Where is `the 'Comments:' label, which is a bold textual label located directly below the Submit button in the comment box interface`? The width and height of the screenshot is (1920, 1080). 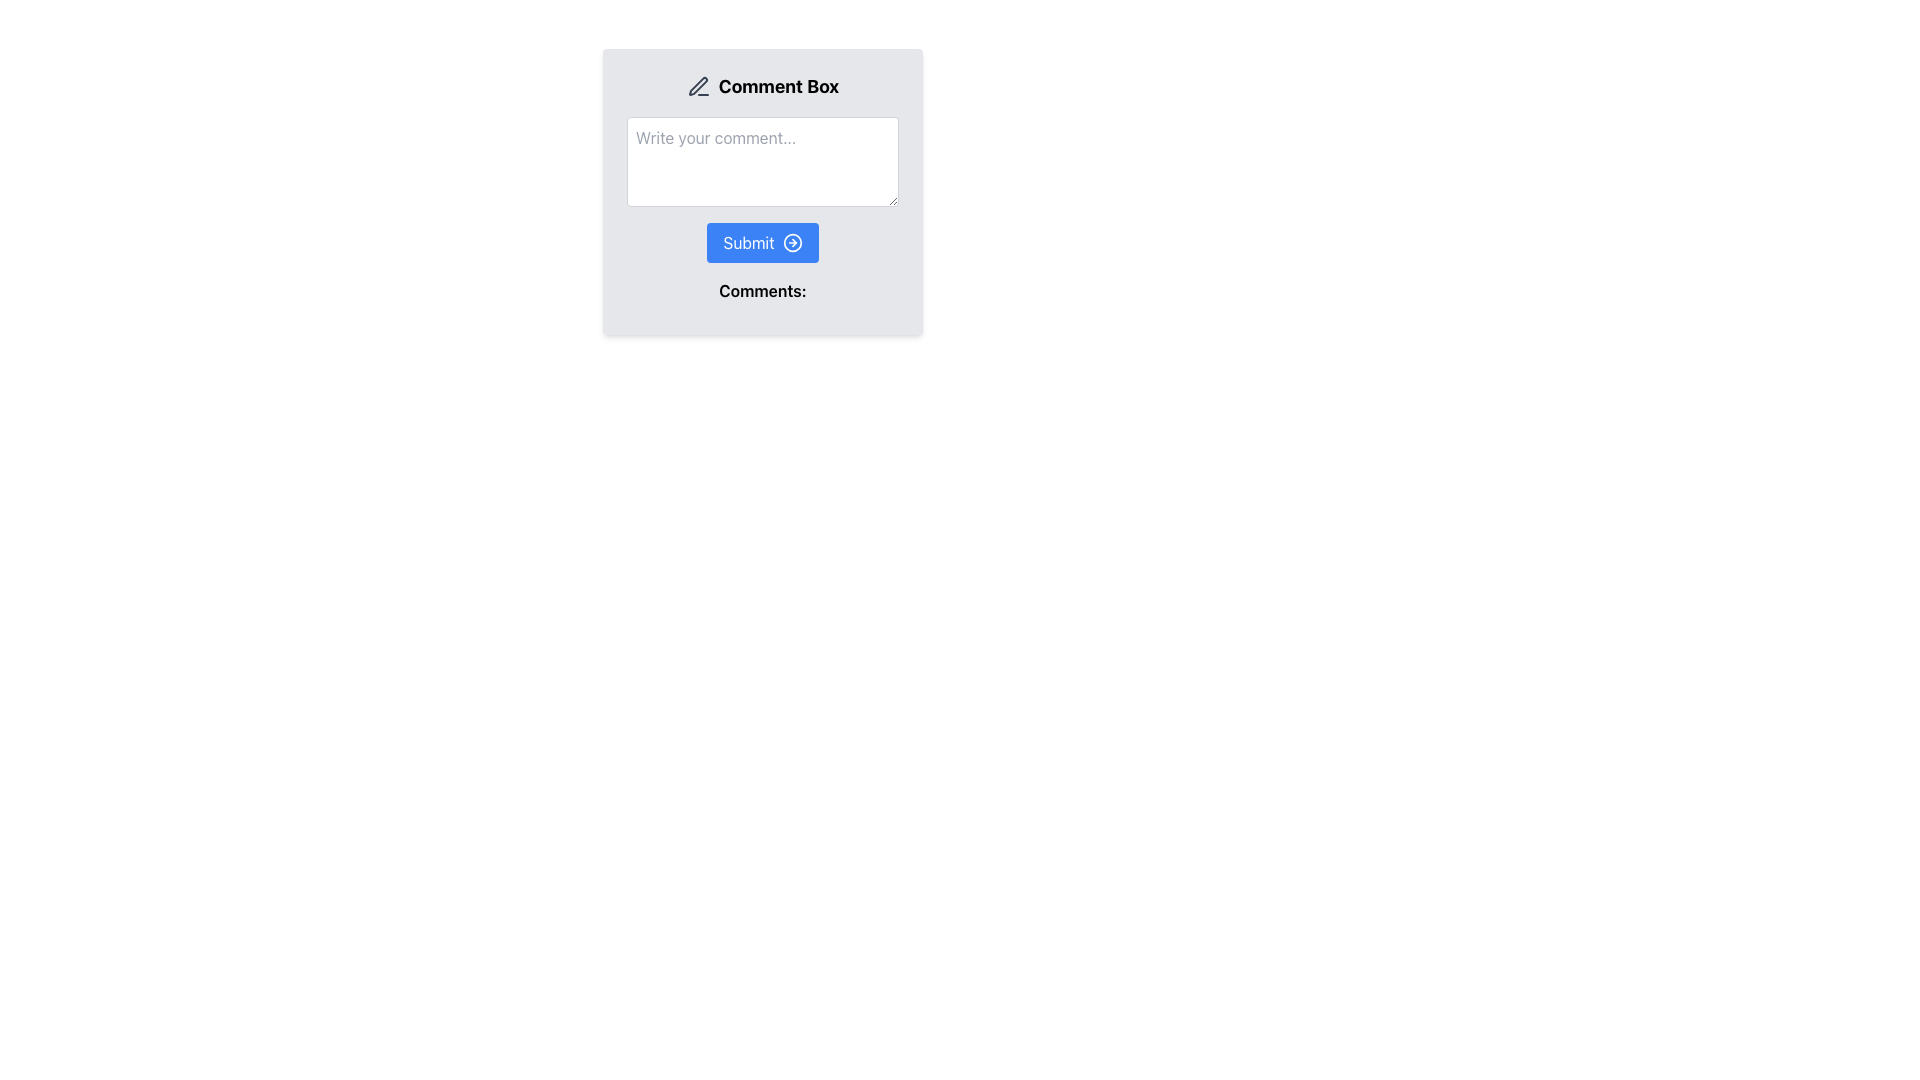 the 'Comments:' label, which is a bold textual label located directly below the Submit button in the comment box interface is located at coordinates (762, 290).